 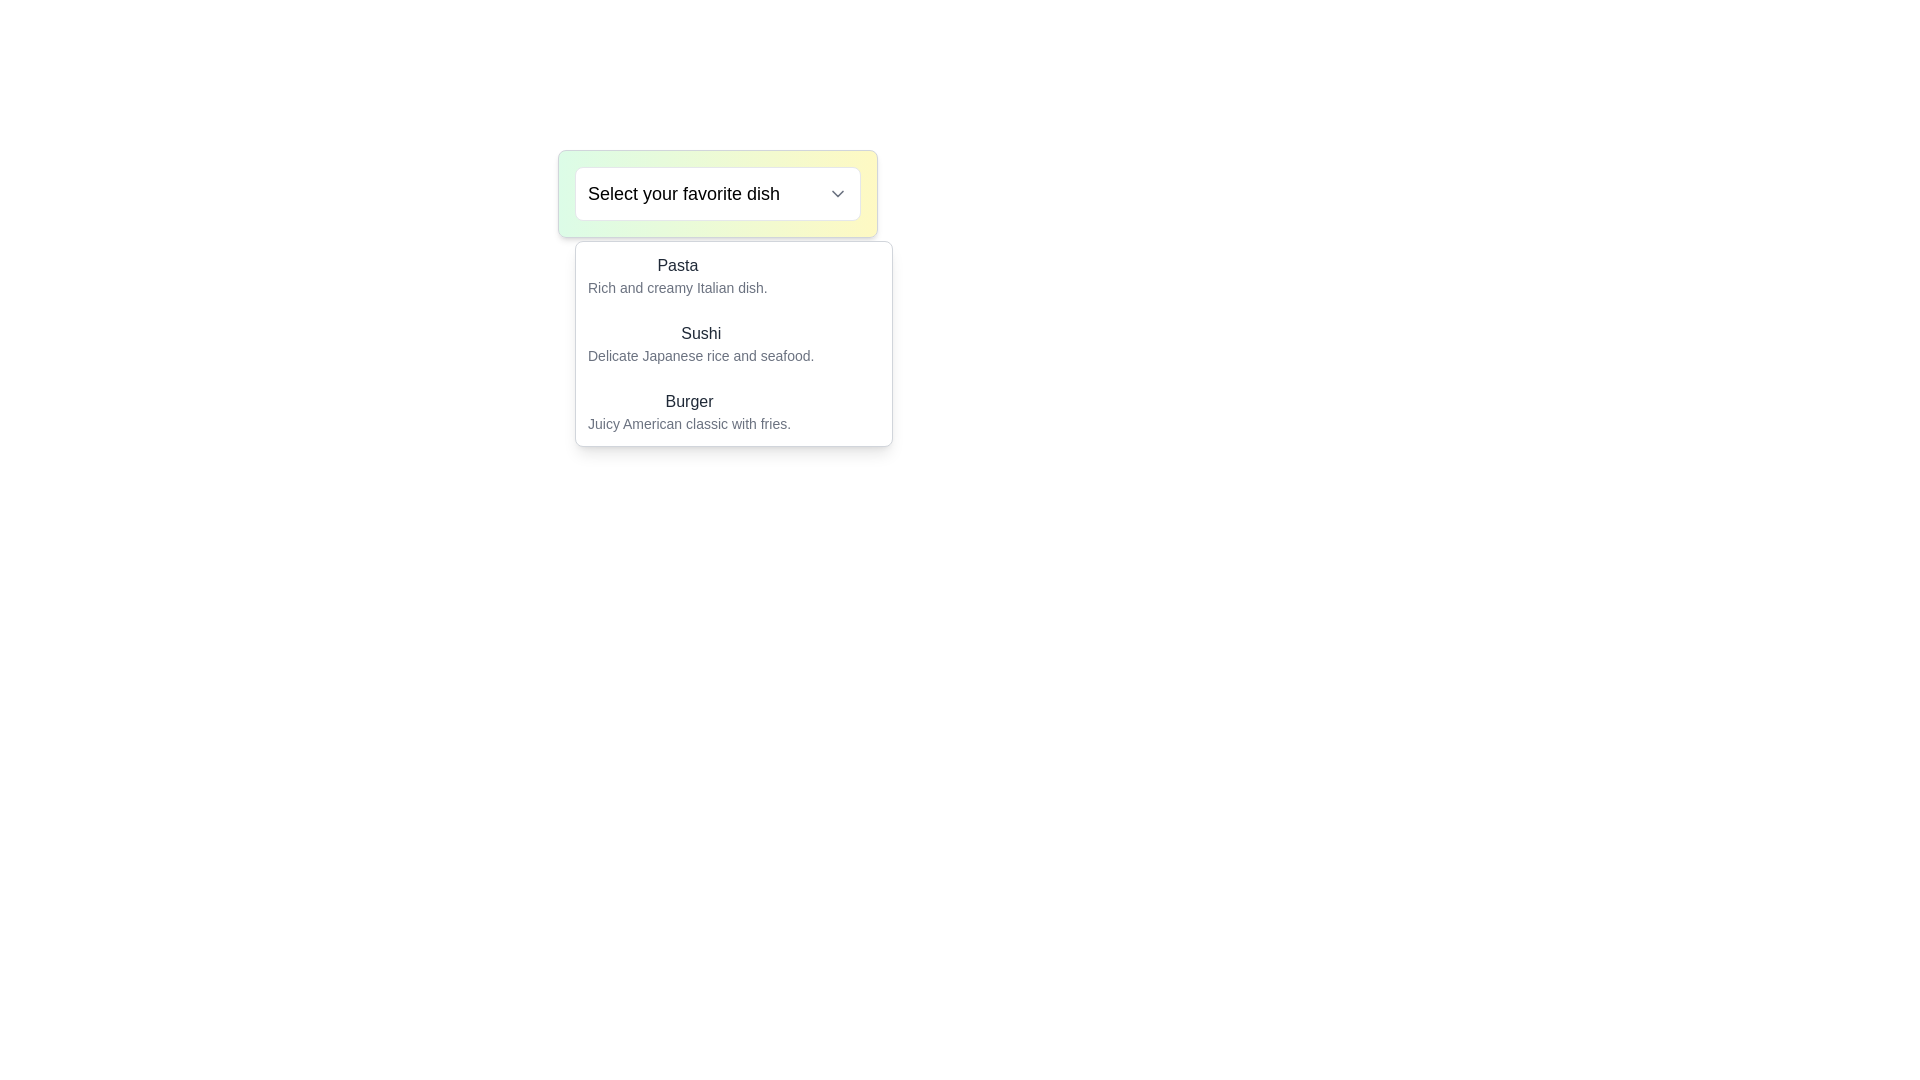 What do you see at coordinates (701, 333) in the screenshot?
I see `the Text Label that represents an option in the selection menu for choosing a favorite dish, located underneath the title 'Select your favorite dish', between 'Pasta' and 'Burger'` at bounding box center [701, 333].